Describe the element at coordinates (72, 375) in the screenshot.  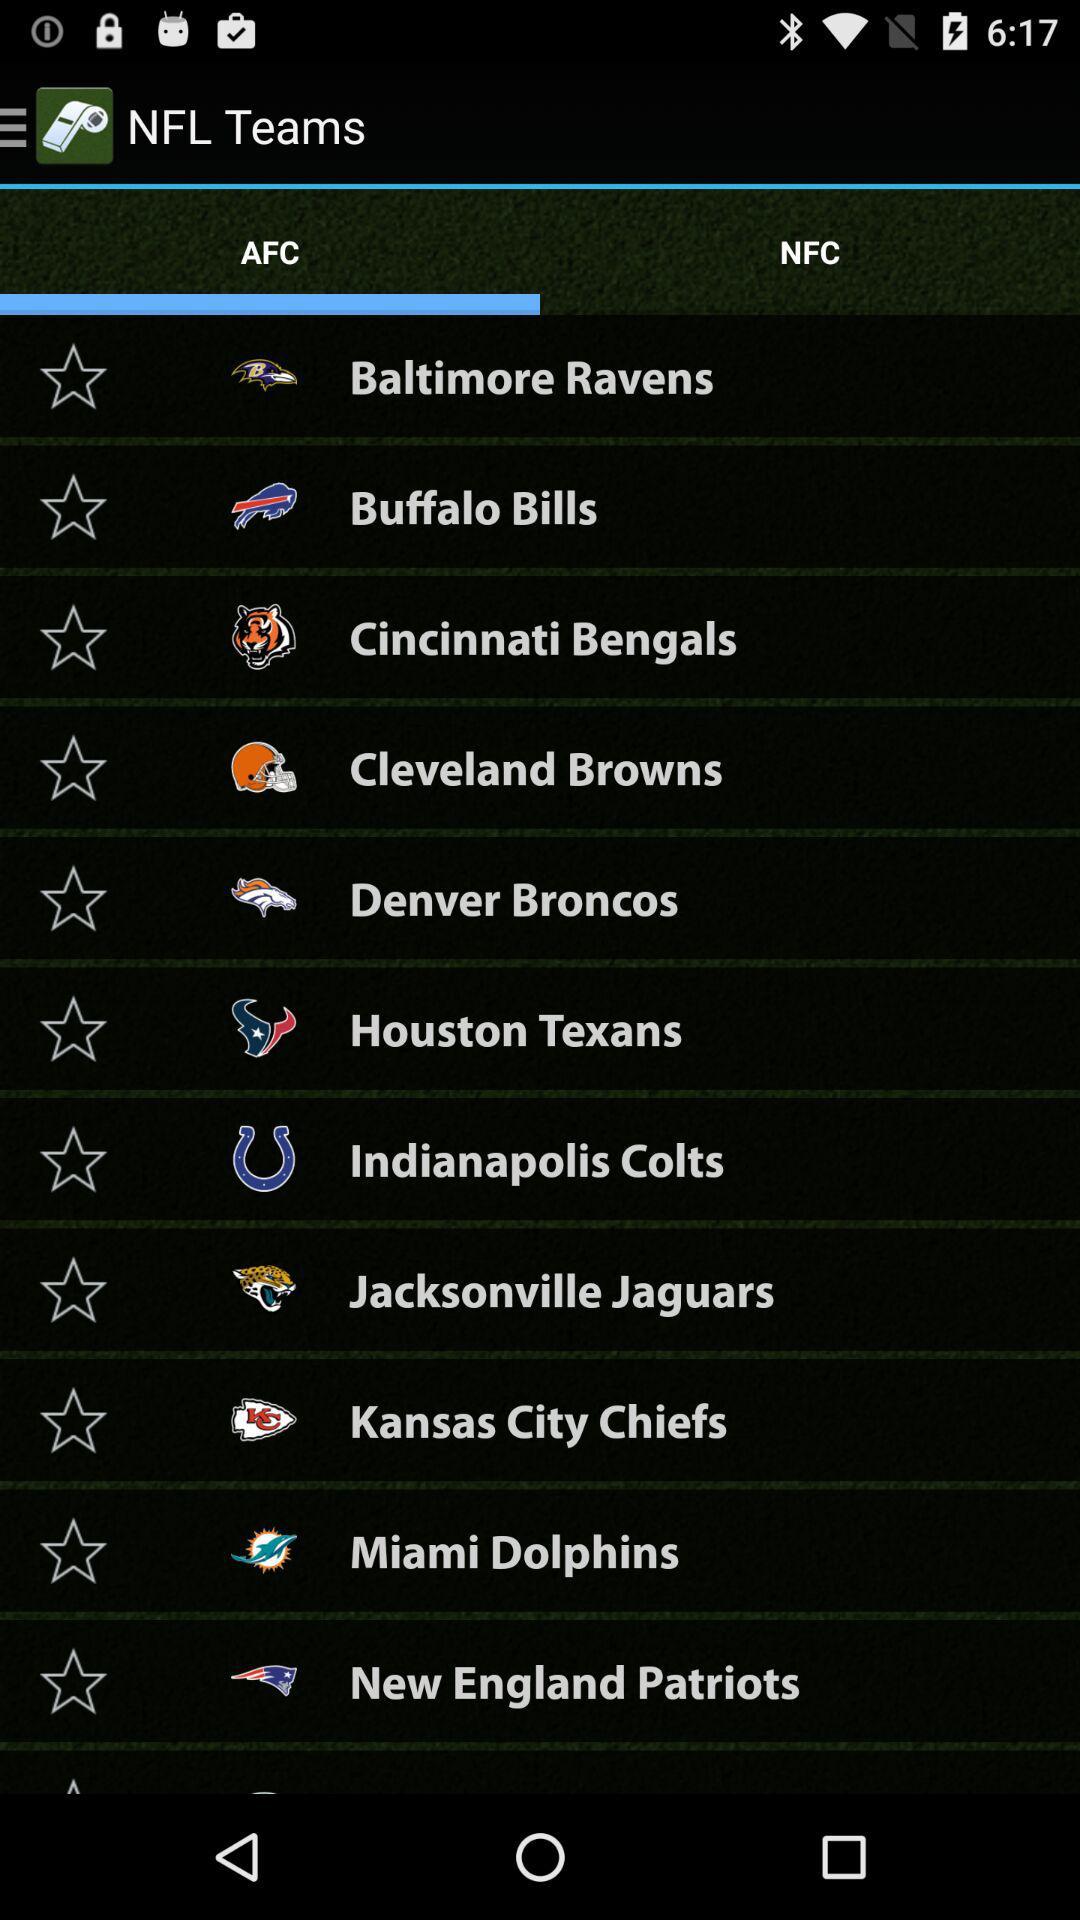
I see `star team` at that location.